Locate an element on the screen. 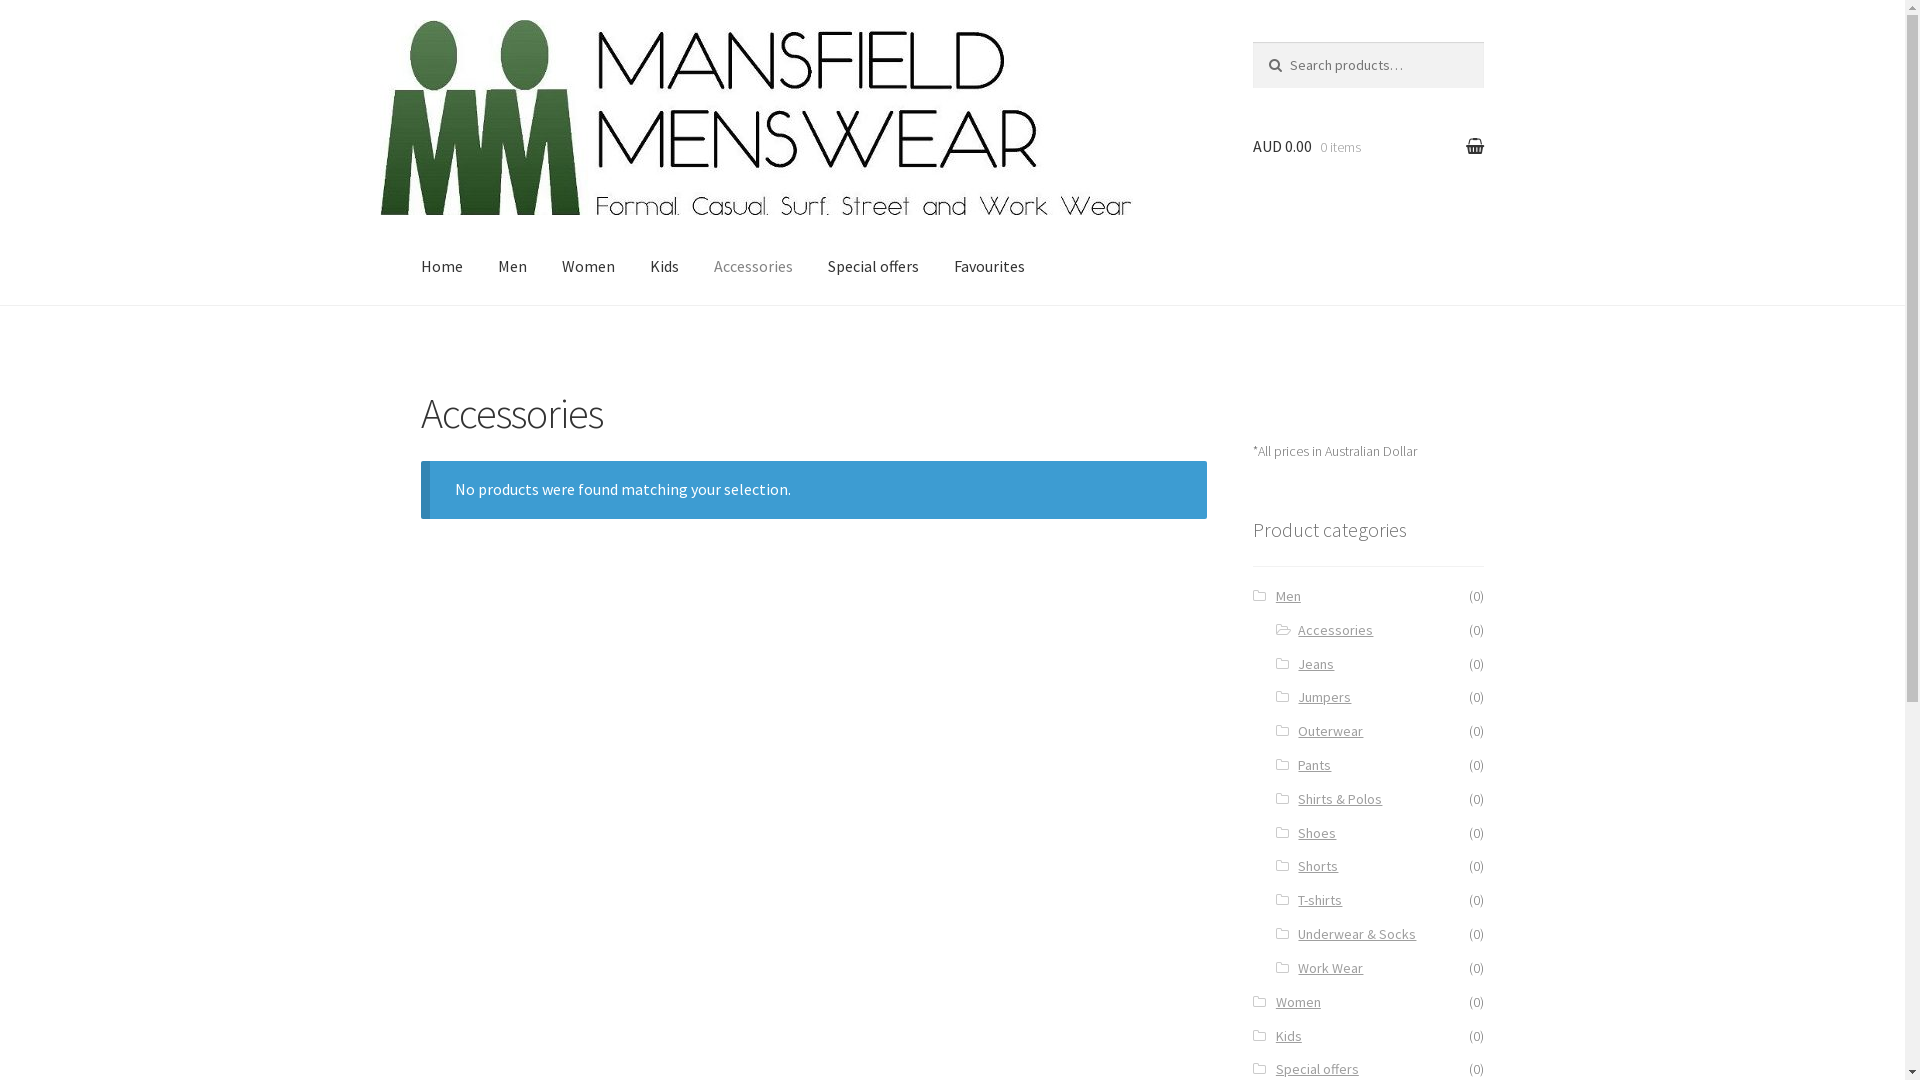 The width and height of the screenshot is (1920, 1080). 'AUD 0.00 0 items' is located at coordinates (1251, 145).